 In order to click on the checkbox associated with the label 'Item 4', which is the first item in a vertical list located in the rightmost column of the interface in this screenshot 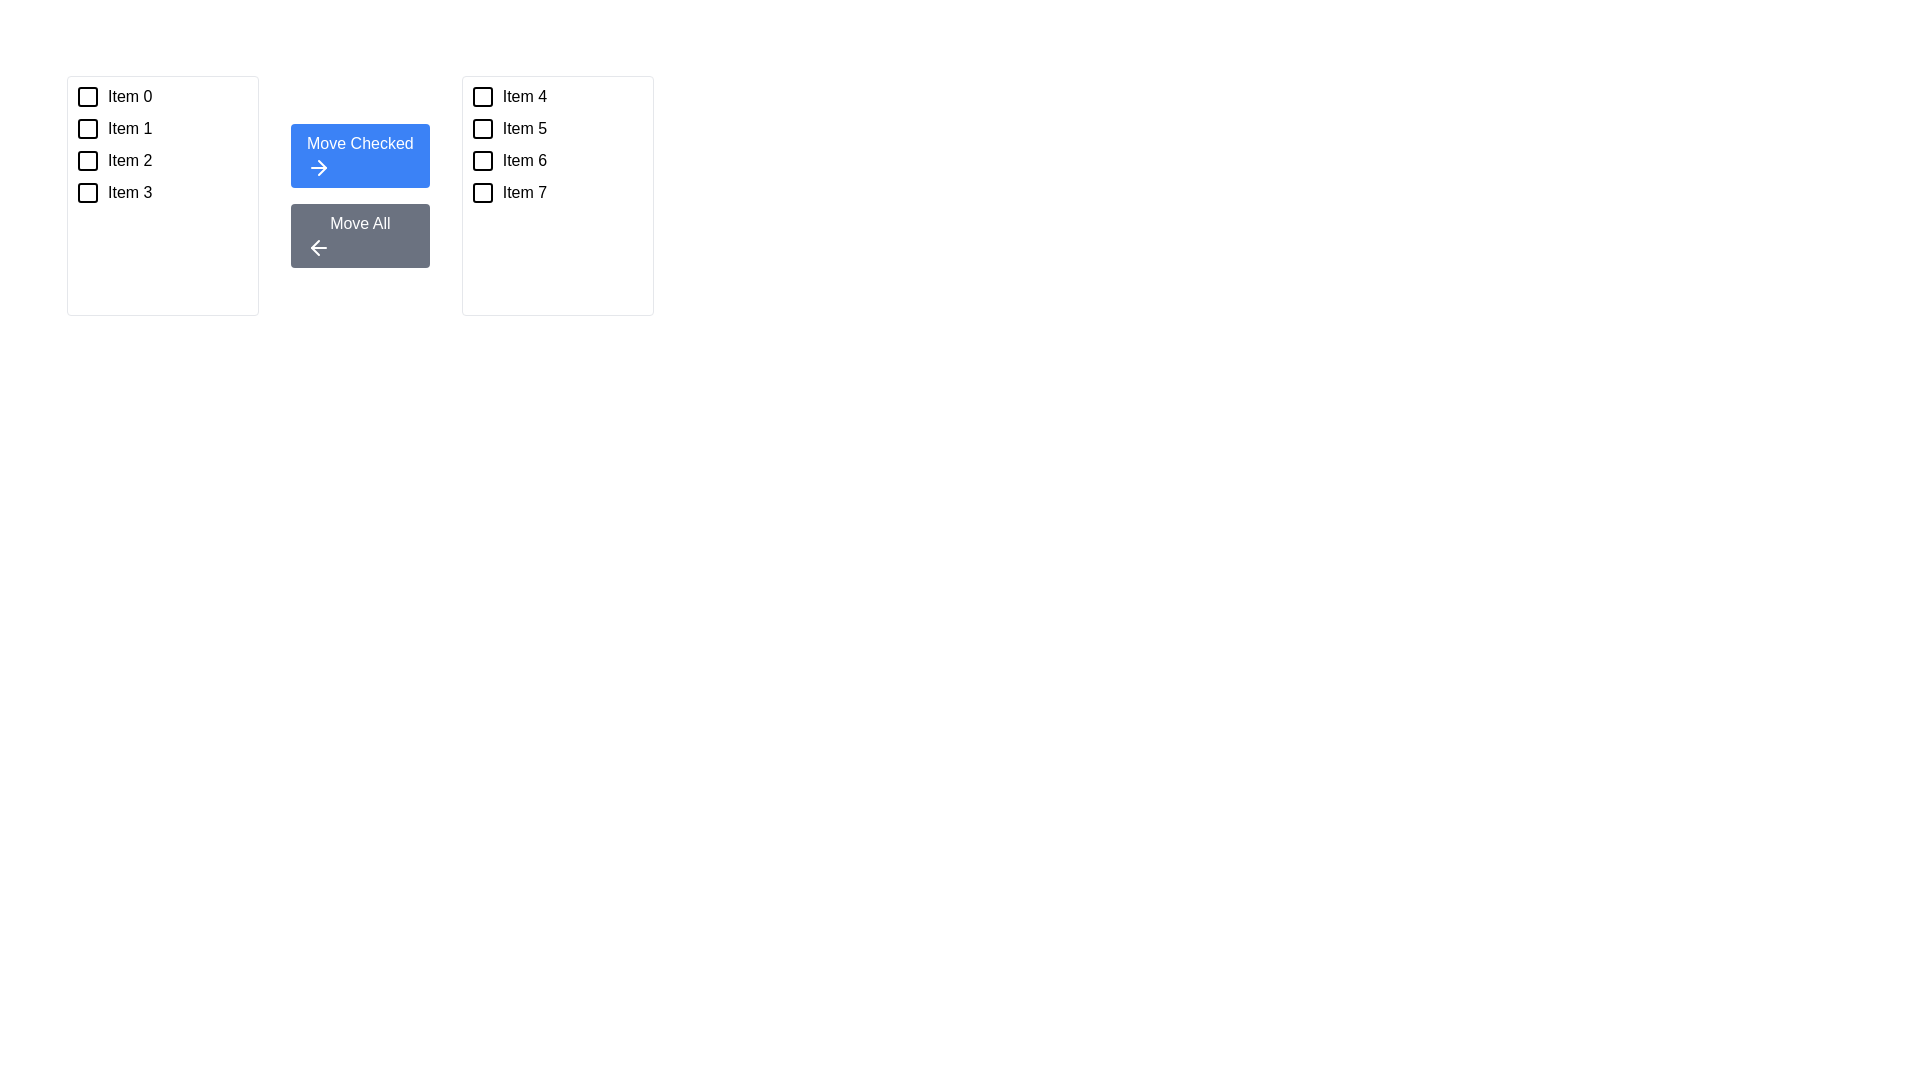, I will do `click(524, 96)`.